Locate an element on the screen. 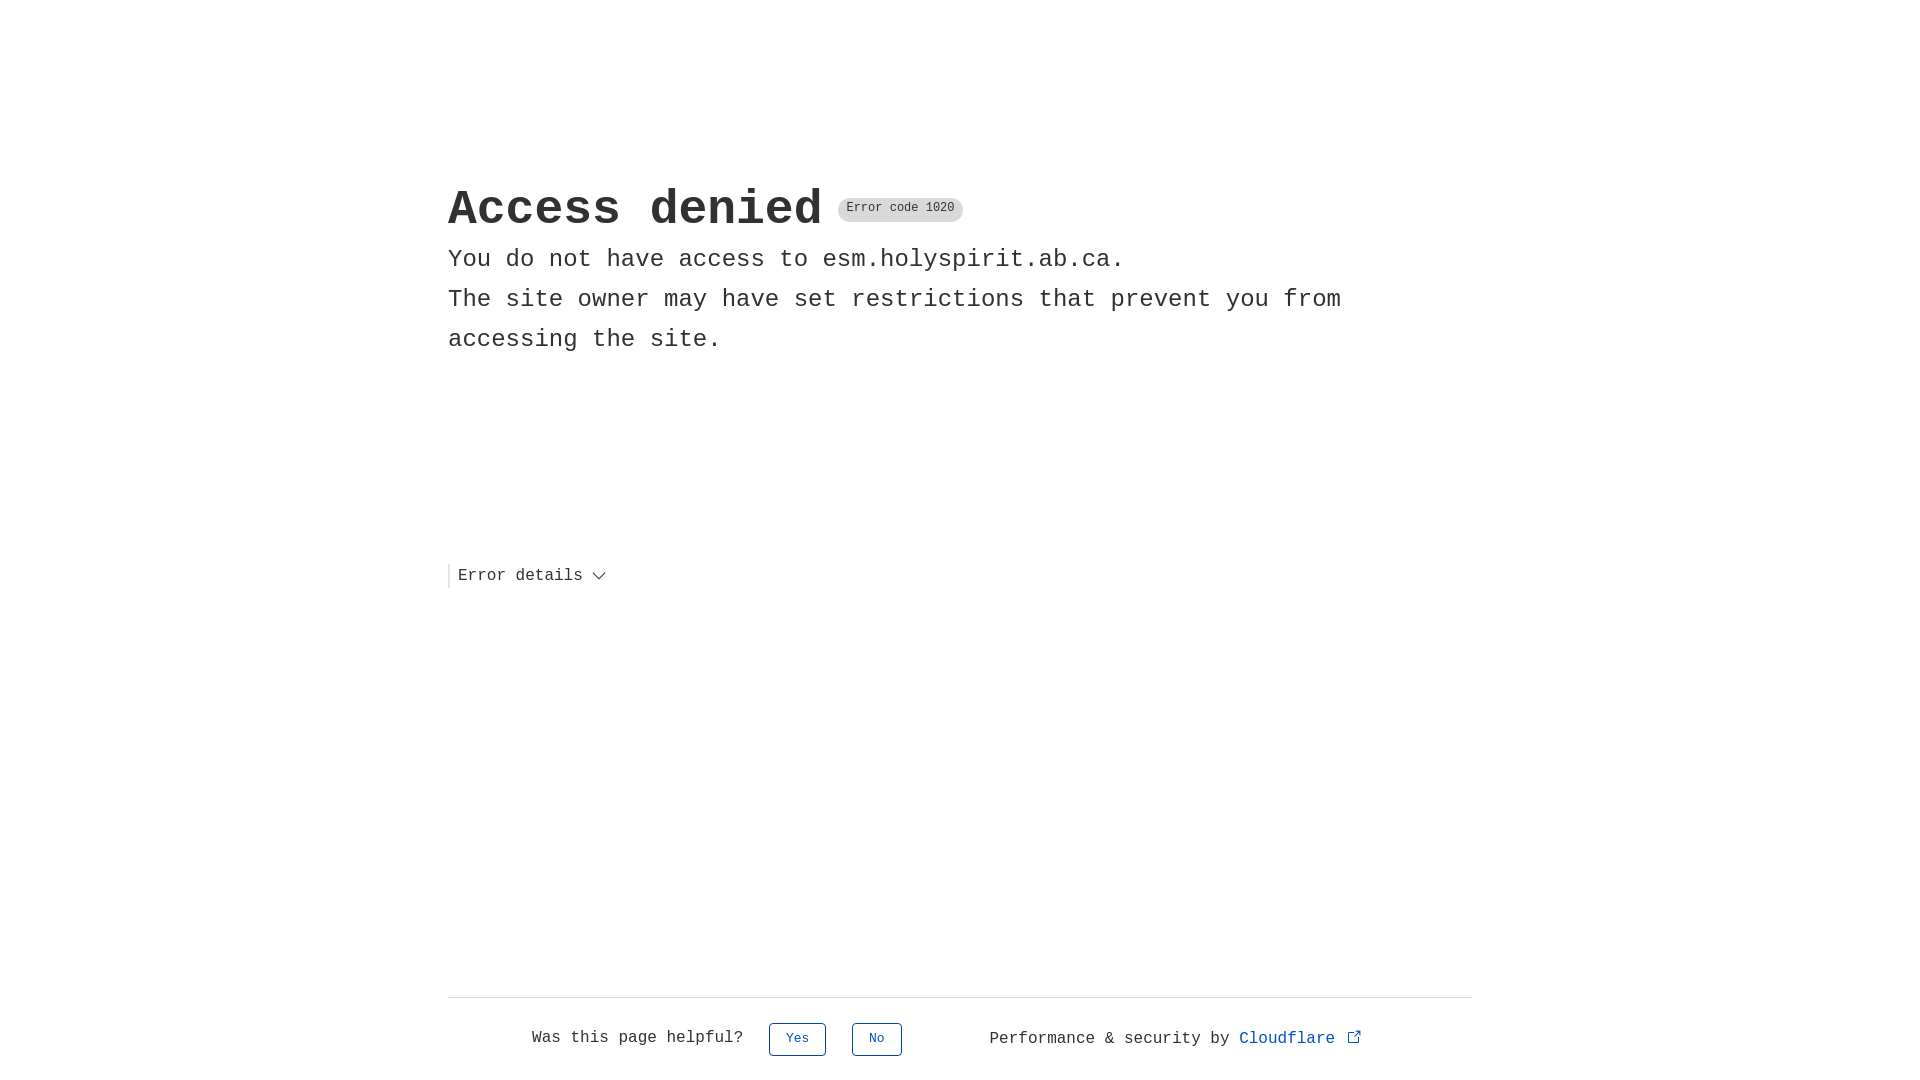  'No' is located at coordinates (877, 1038).